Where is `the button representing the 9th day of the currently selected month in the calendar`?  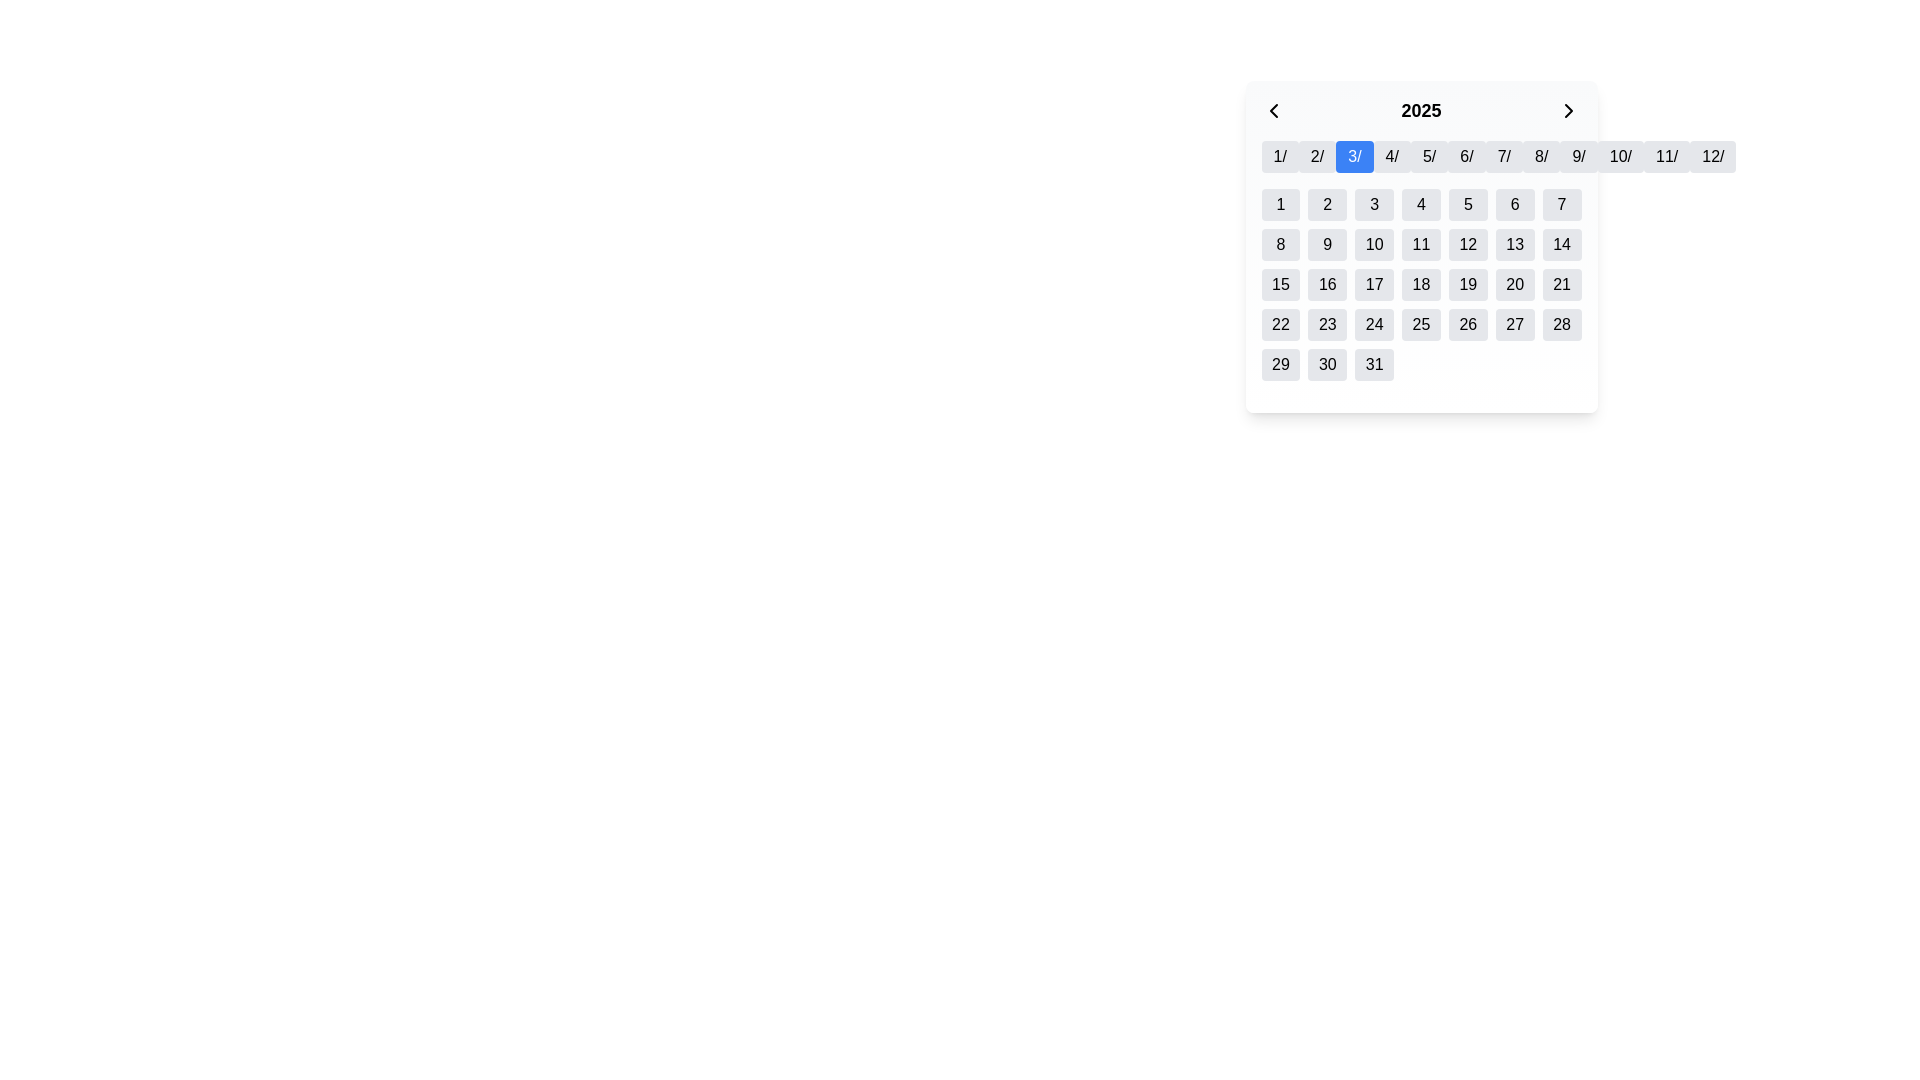
the button representing the 9th day of the currently selected month in the calendar is located at coordinates (1327, 244).